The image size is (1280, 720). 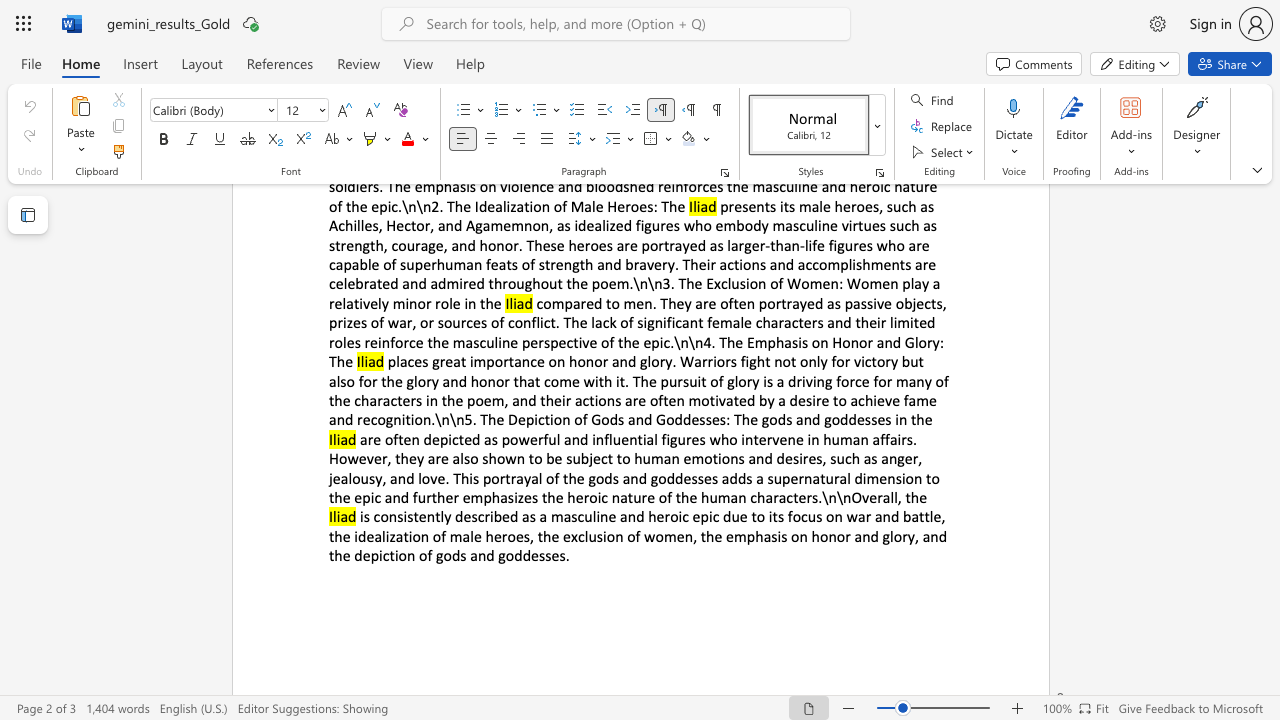 I want to click on the subset text "emphasis on honor and glo" within the text "is consistently described as a masculine and heroic epic due to its focus on war and battle, the idealization of male heroes, the exclusion of women, the emphasis on honor and glory, and the depiction of gods and goddesses.", so click(x=725, y=535).